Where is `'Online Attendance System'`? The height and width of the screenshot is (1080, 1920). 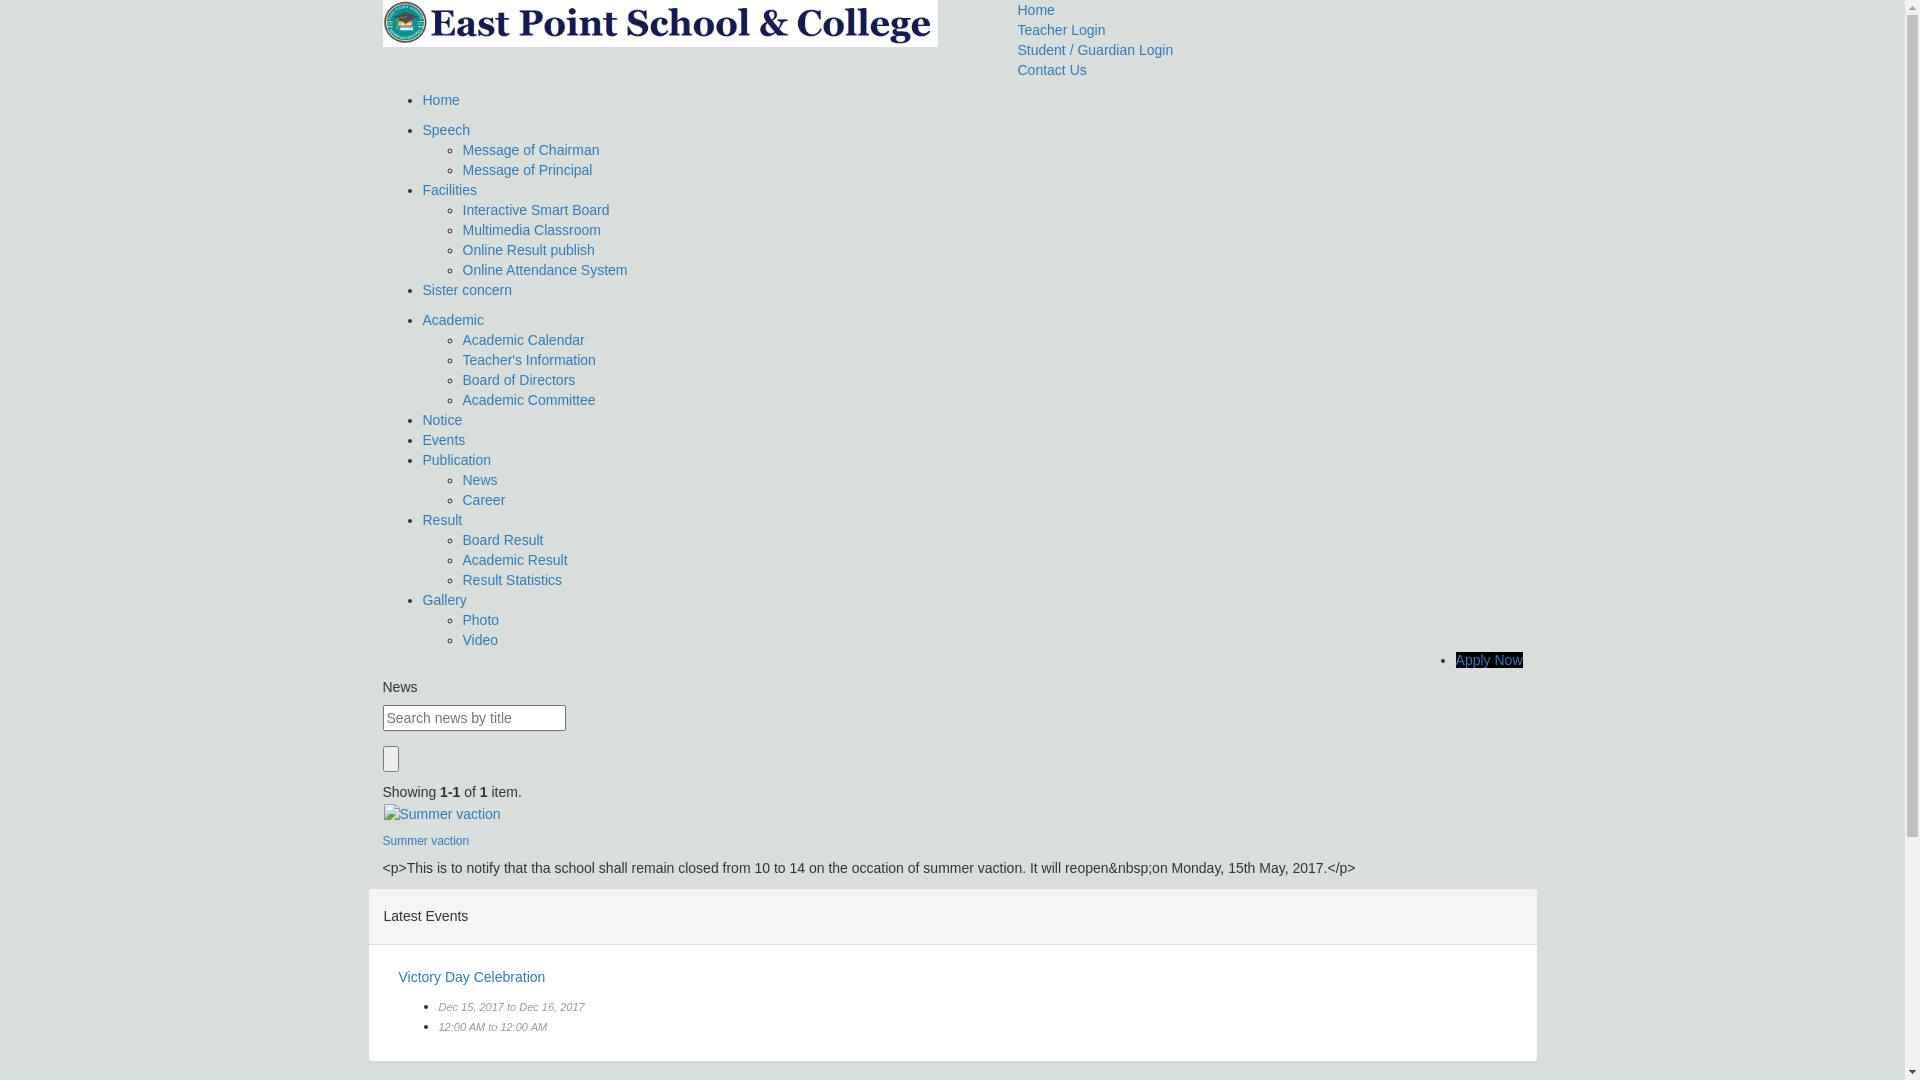
'Online Attendance System' is located at coordinates (544, 270).